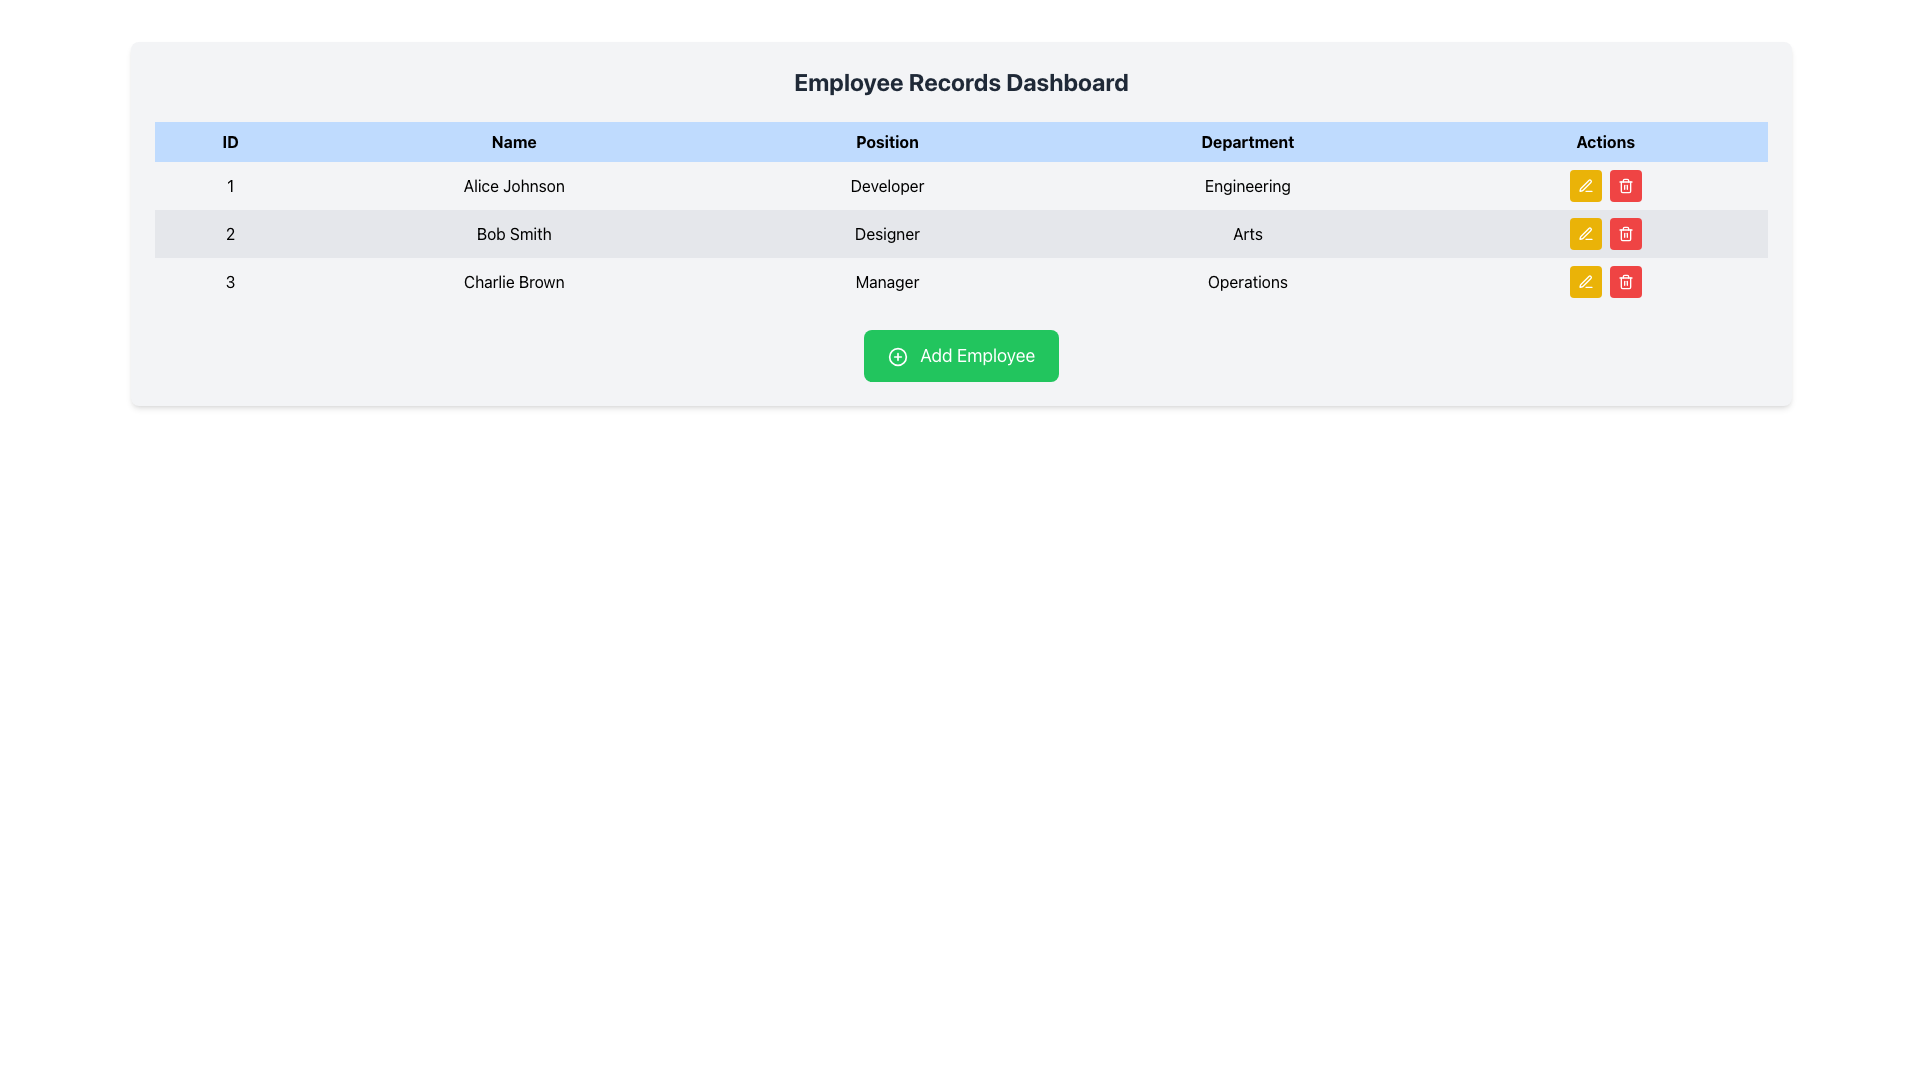  What do you see at coordinates (1625, 187) in the screenshot?
I see `the graphical vector representing the trash can icon in the 'Actions' column of the second row of the tabular interface` at bounding box center [1625, 187].